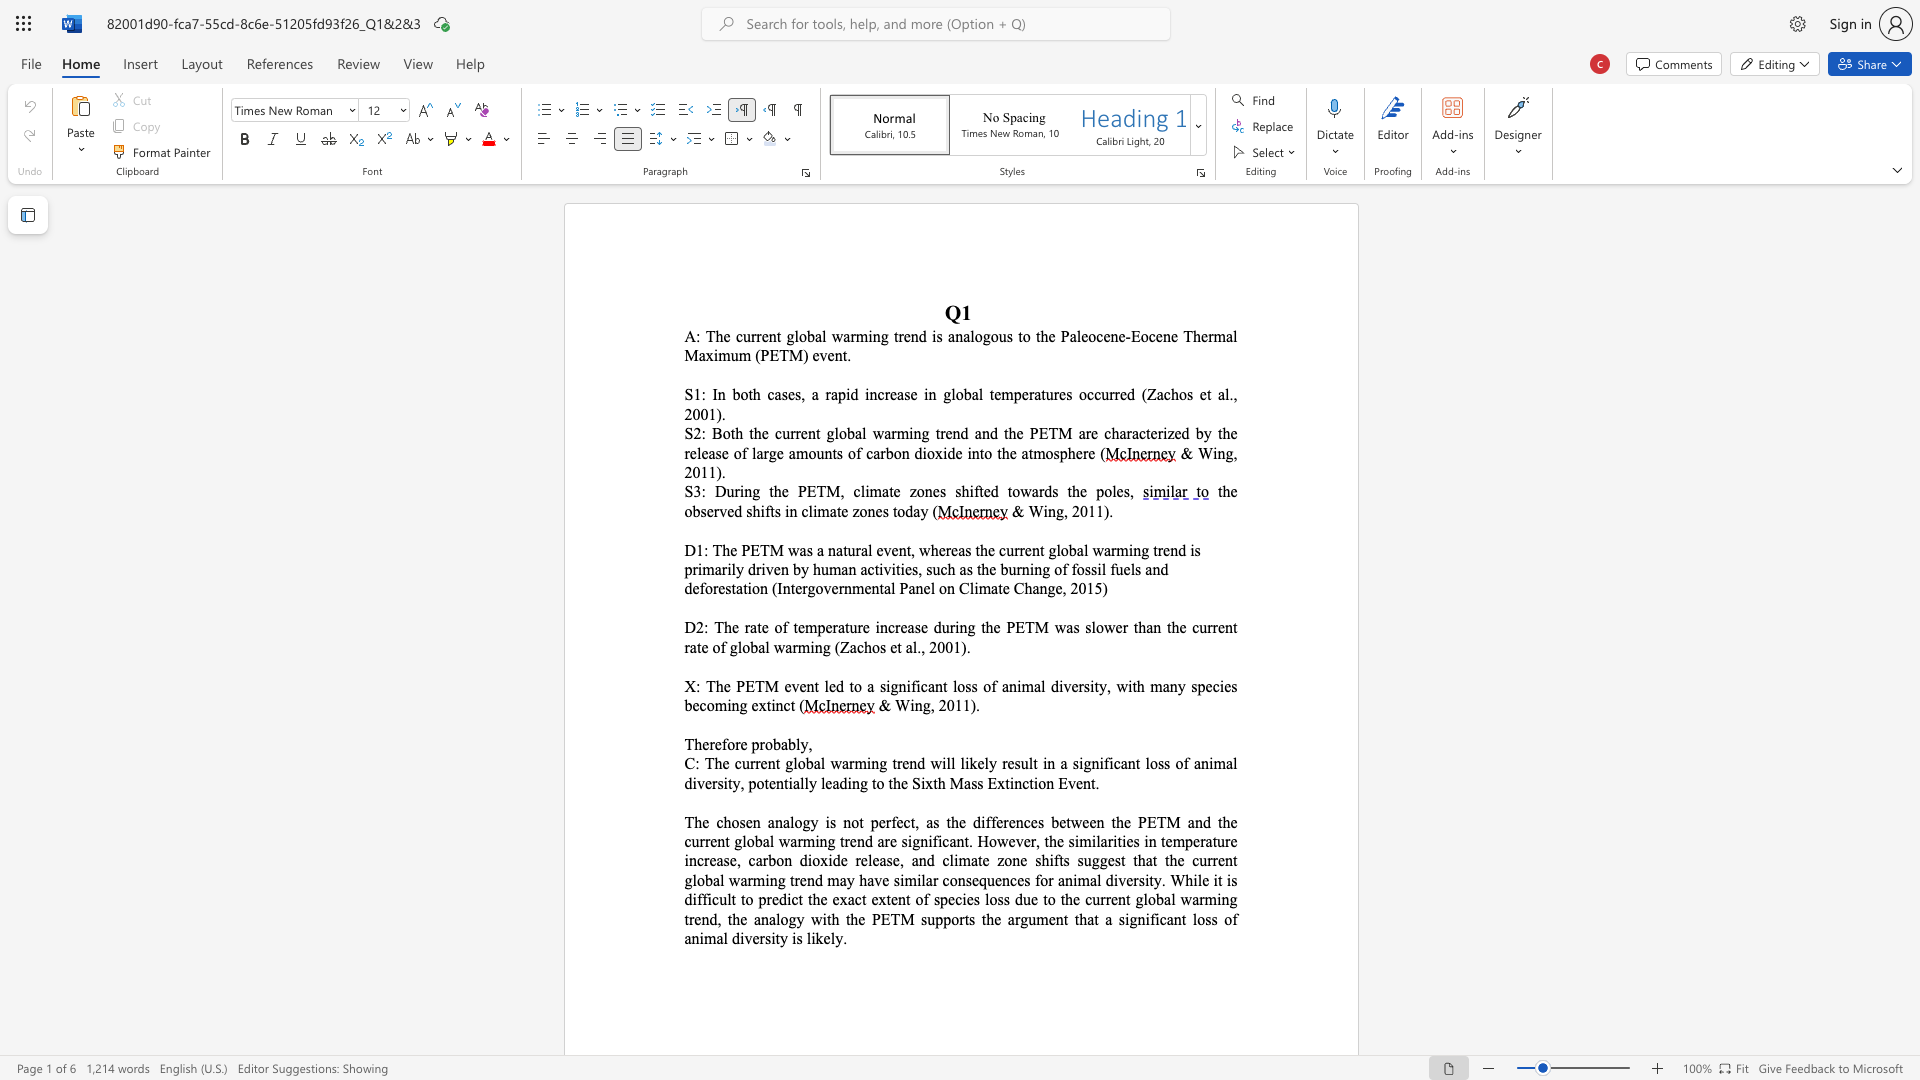 This screenshot has width=1920, height=1080. Describe the element at coordinates (718, 744) in the screenshot. I see `the 2th character "e" in the text` at that location.